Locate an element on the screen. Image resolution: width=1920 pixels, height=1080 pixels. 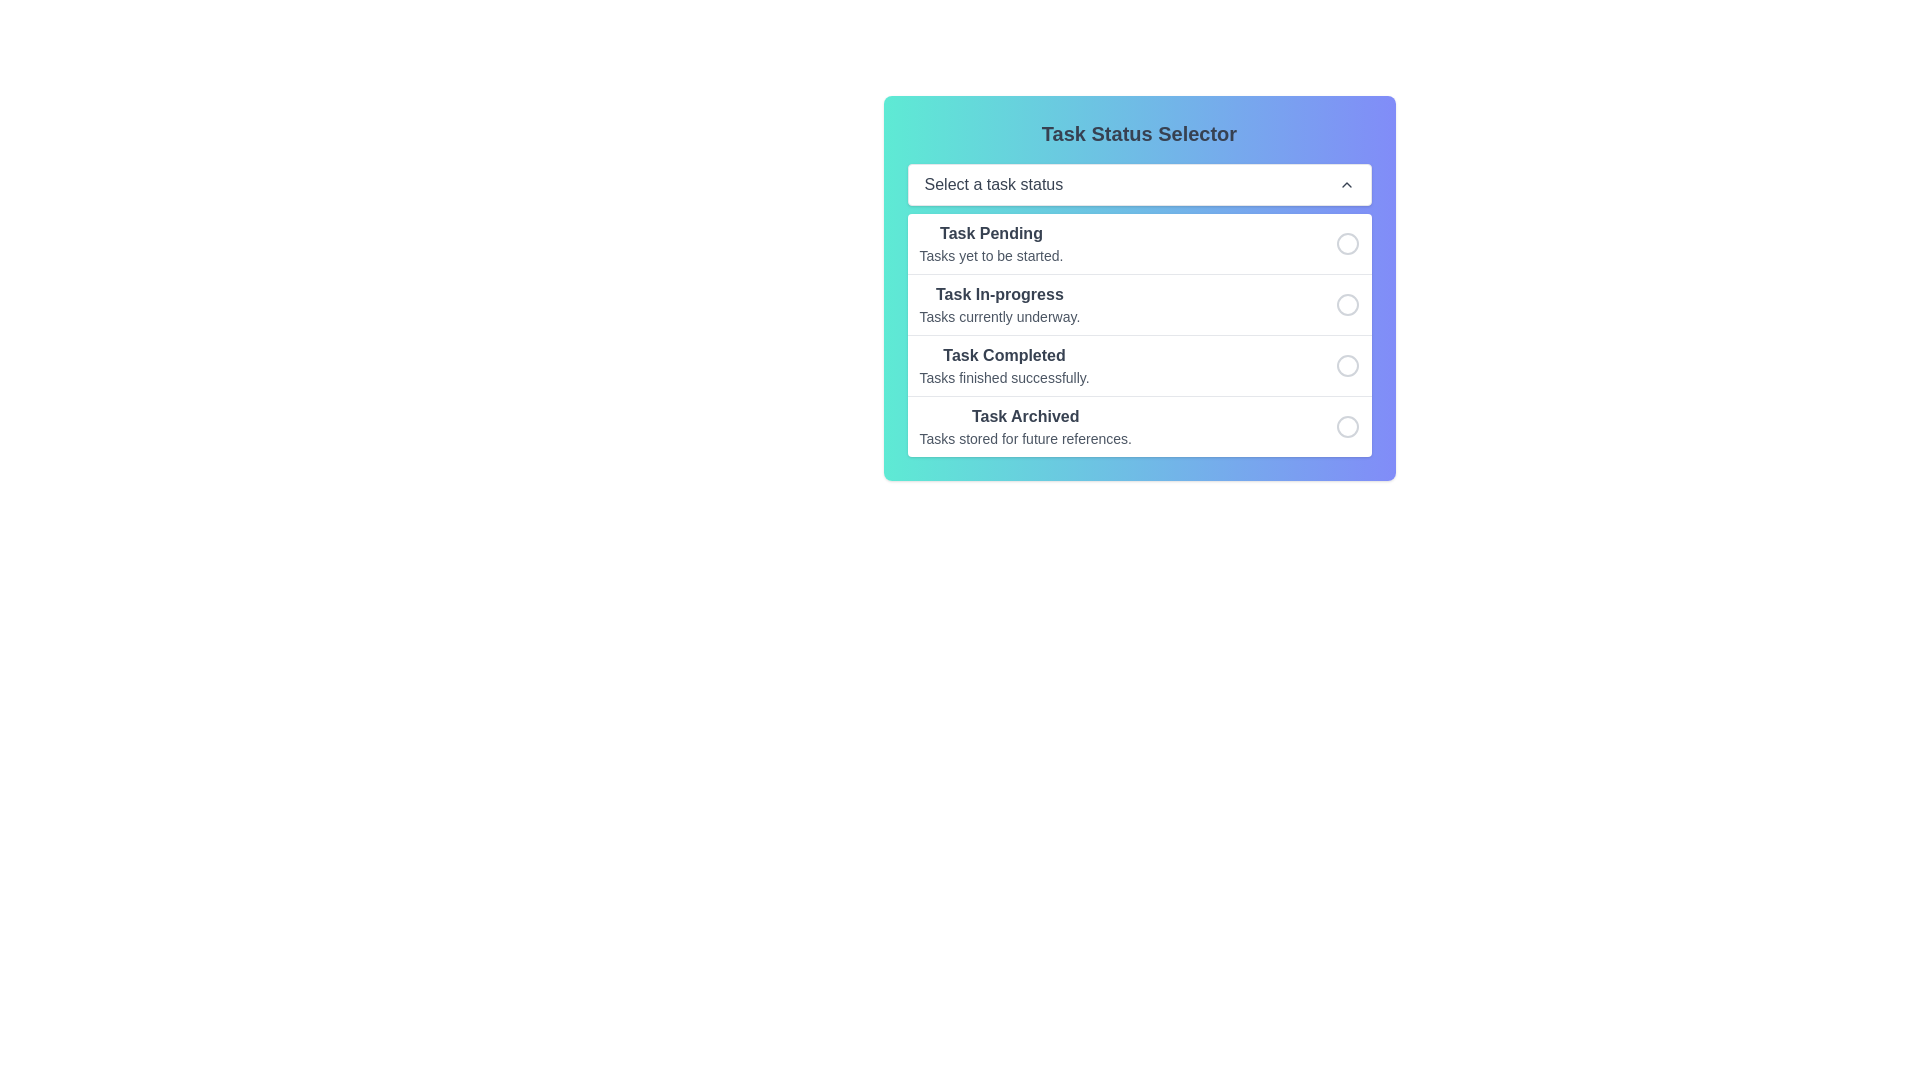
the task status row in the dropdown menu located below the 'Select a task status' dropdown is located at coordinates (1139, 334).